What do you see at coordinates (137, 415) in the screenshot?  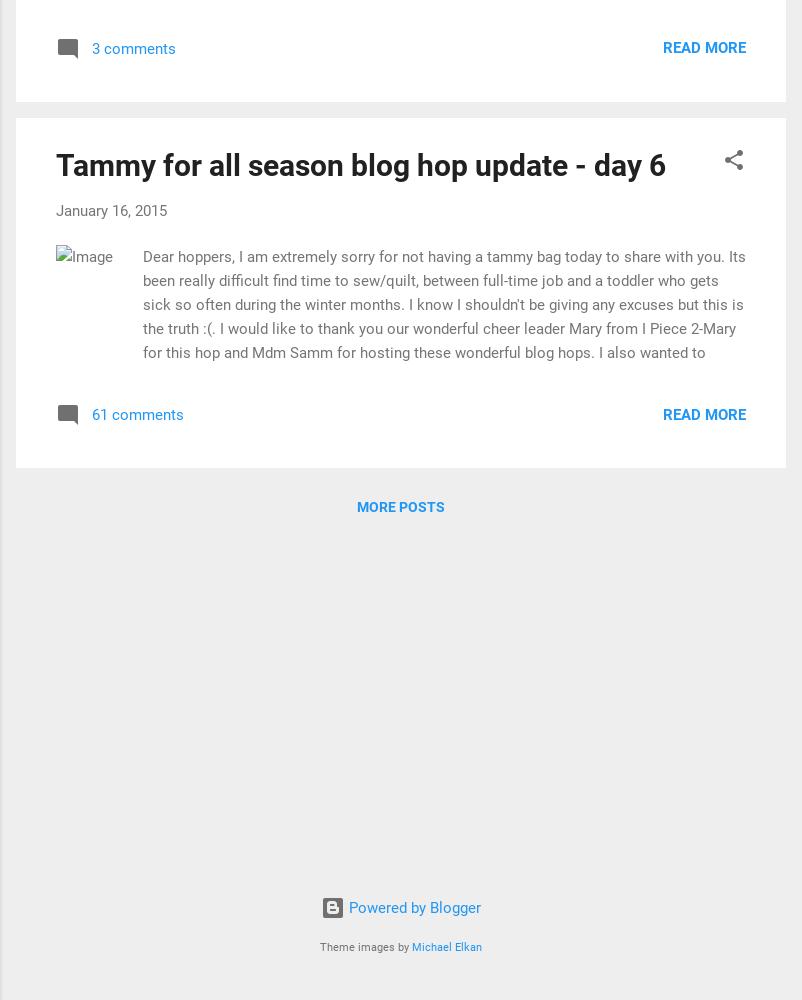 I see `'61 comments'` at bounding box center [137, 415].